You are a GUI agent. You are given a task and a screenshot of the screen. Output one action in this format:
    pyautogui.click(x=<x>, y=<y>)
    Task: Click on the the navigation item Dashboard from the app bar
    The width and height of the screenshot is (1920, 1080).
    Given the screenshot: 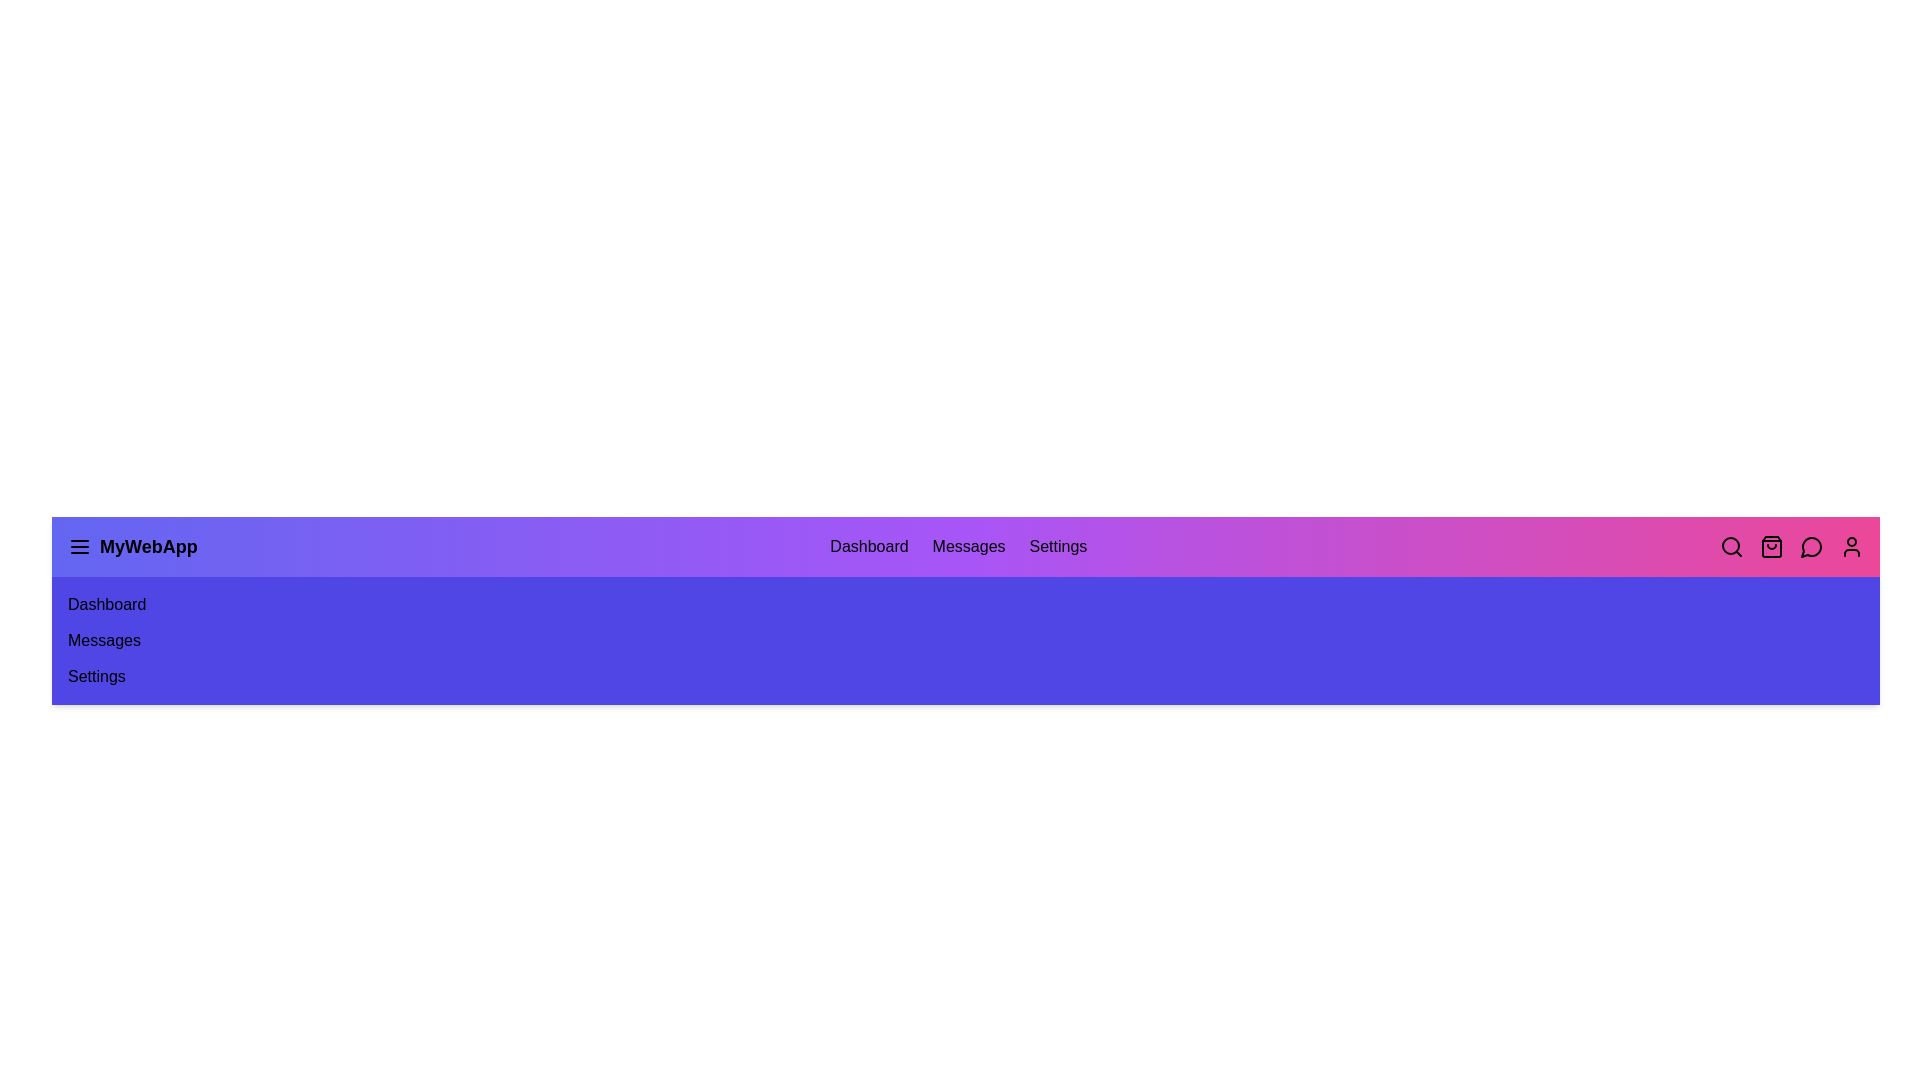 What is the action you would take?
    pyautogui.click(x=868, y=547)
    